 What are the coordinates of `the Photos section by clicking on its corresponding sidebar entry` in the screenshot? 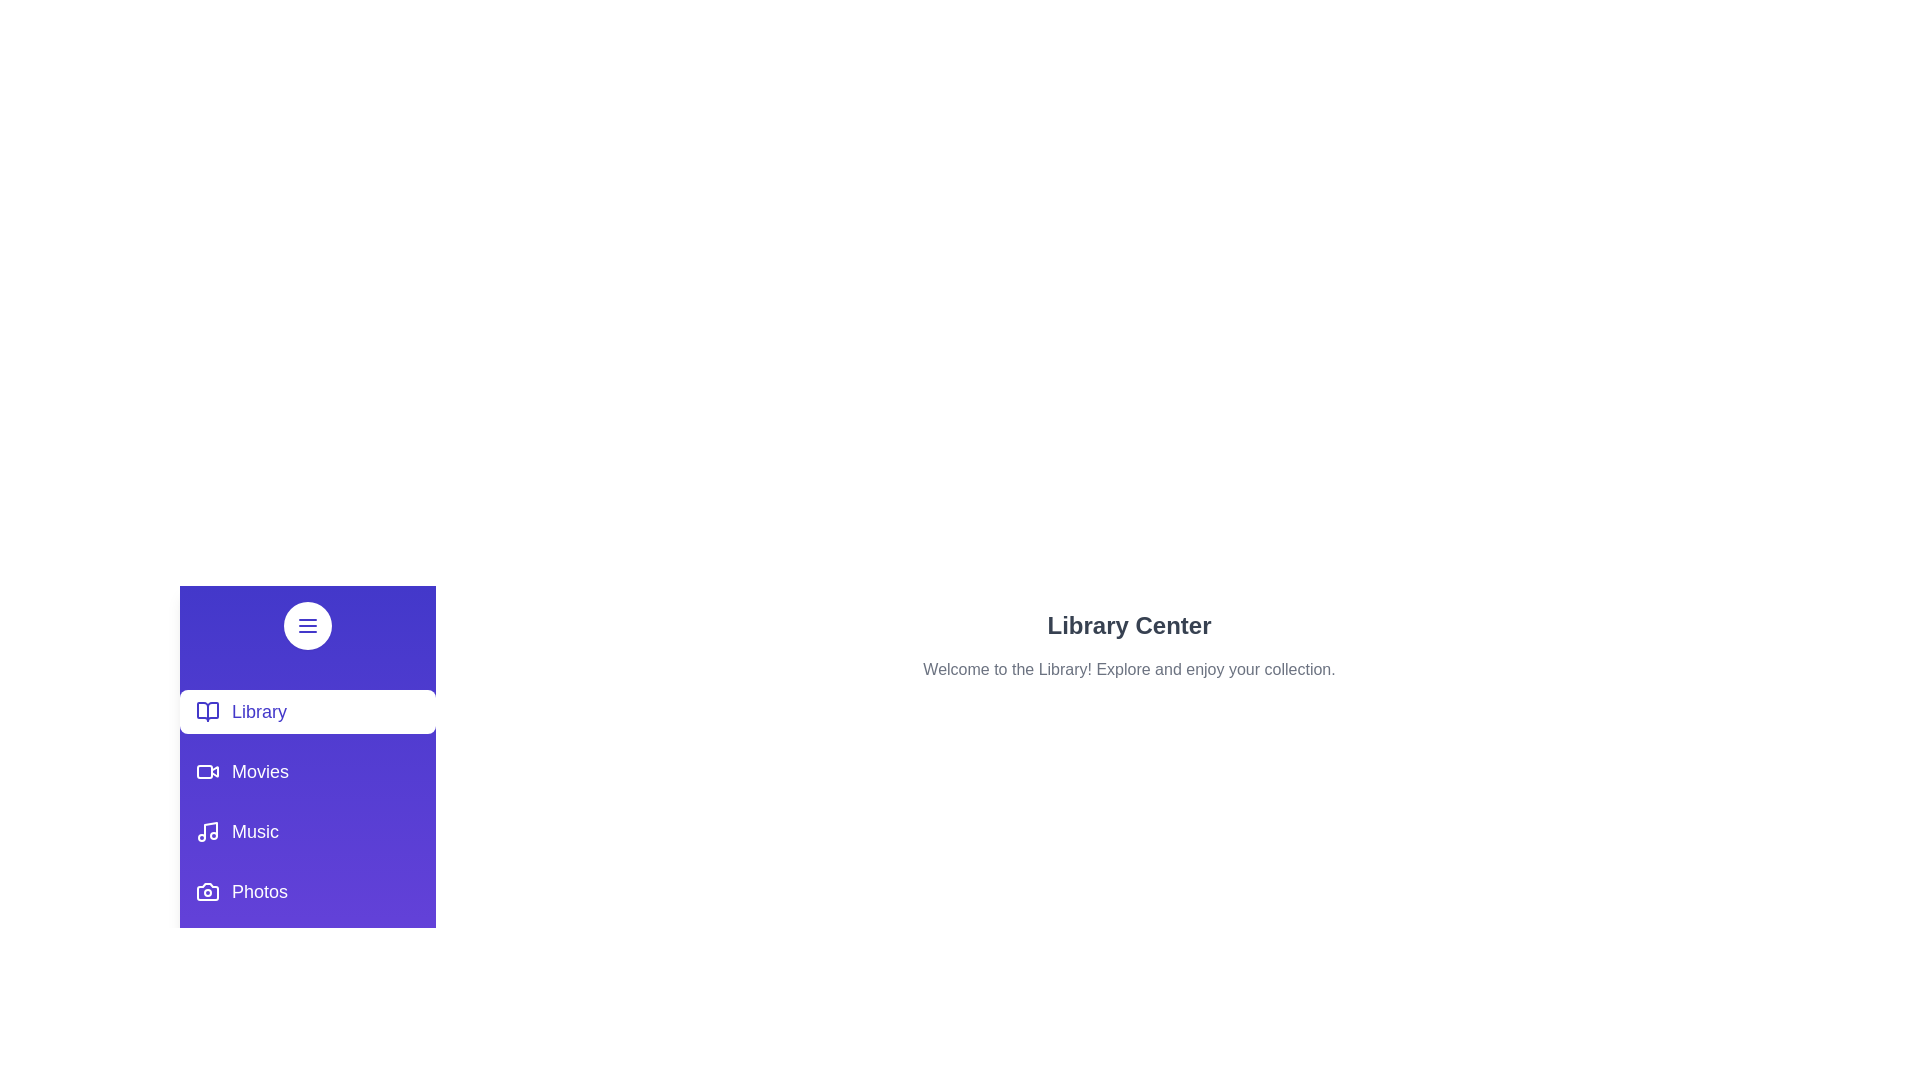 It's located at (306, 890).